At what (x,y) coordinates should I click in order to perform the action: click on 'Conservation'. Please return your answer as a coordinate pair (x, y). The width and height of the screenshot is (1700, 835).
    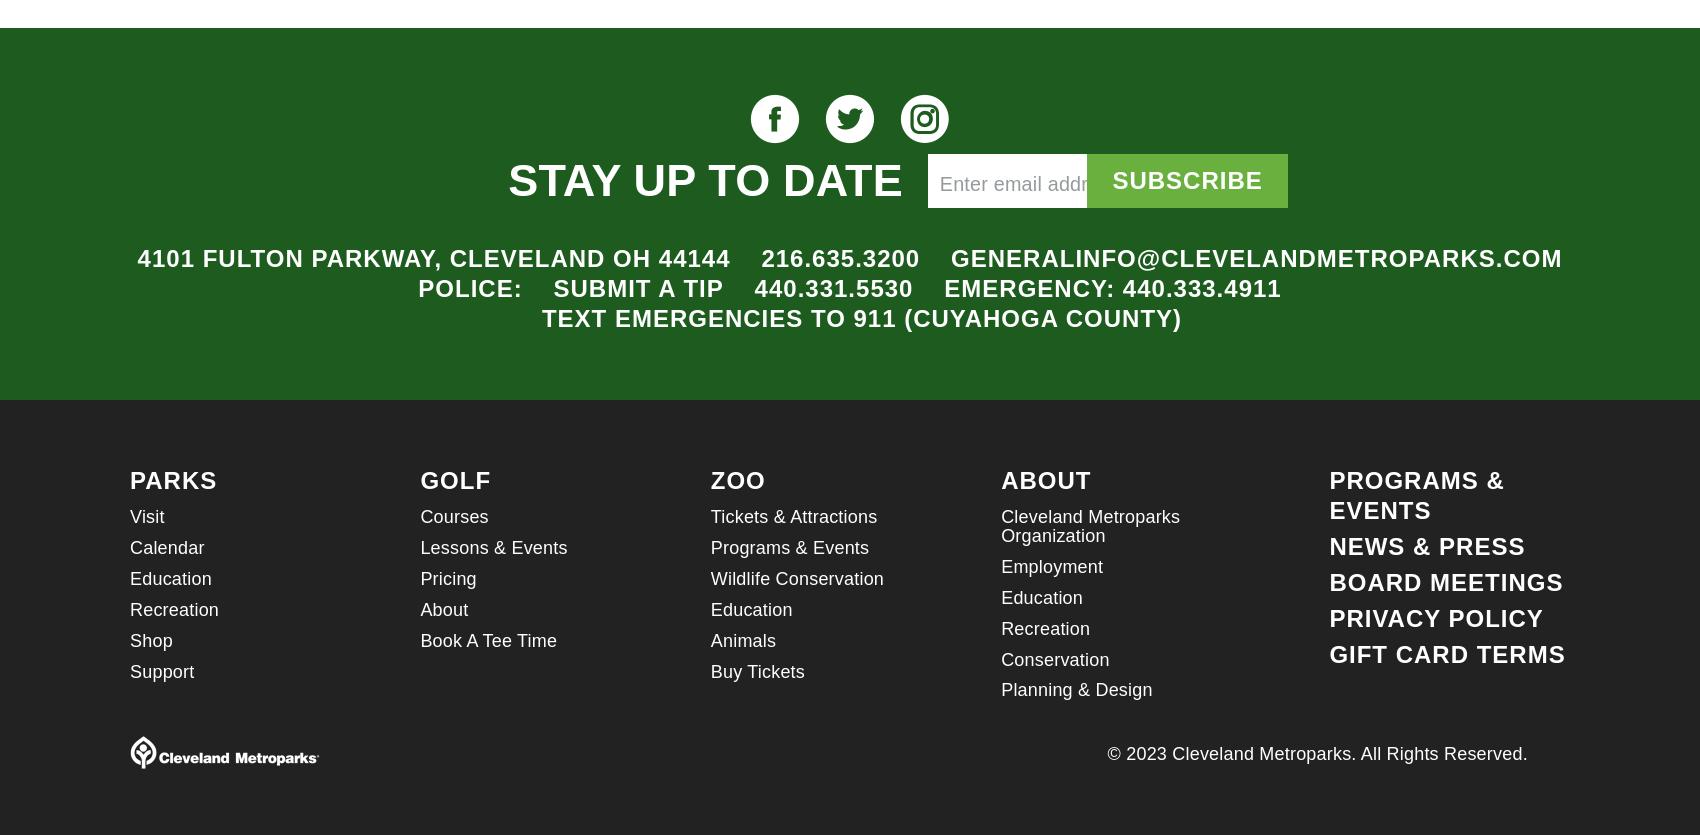
    Looking at the image, I should click on (1054, 657).